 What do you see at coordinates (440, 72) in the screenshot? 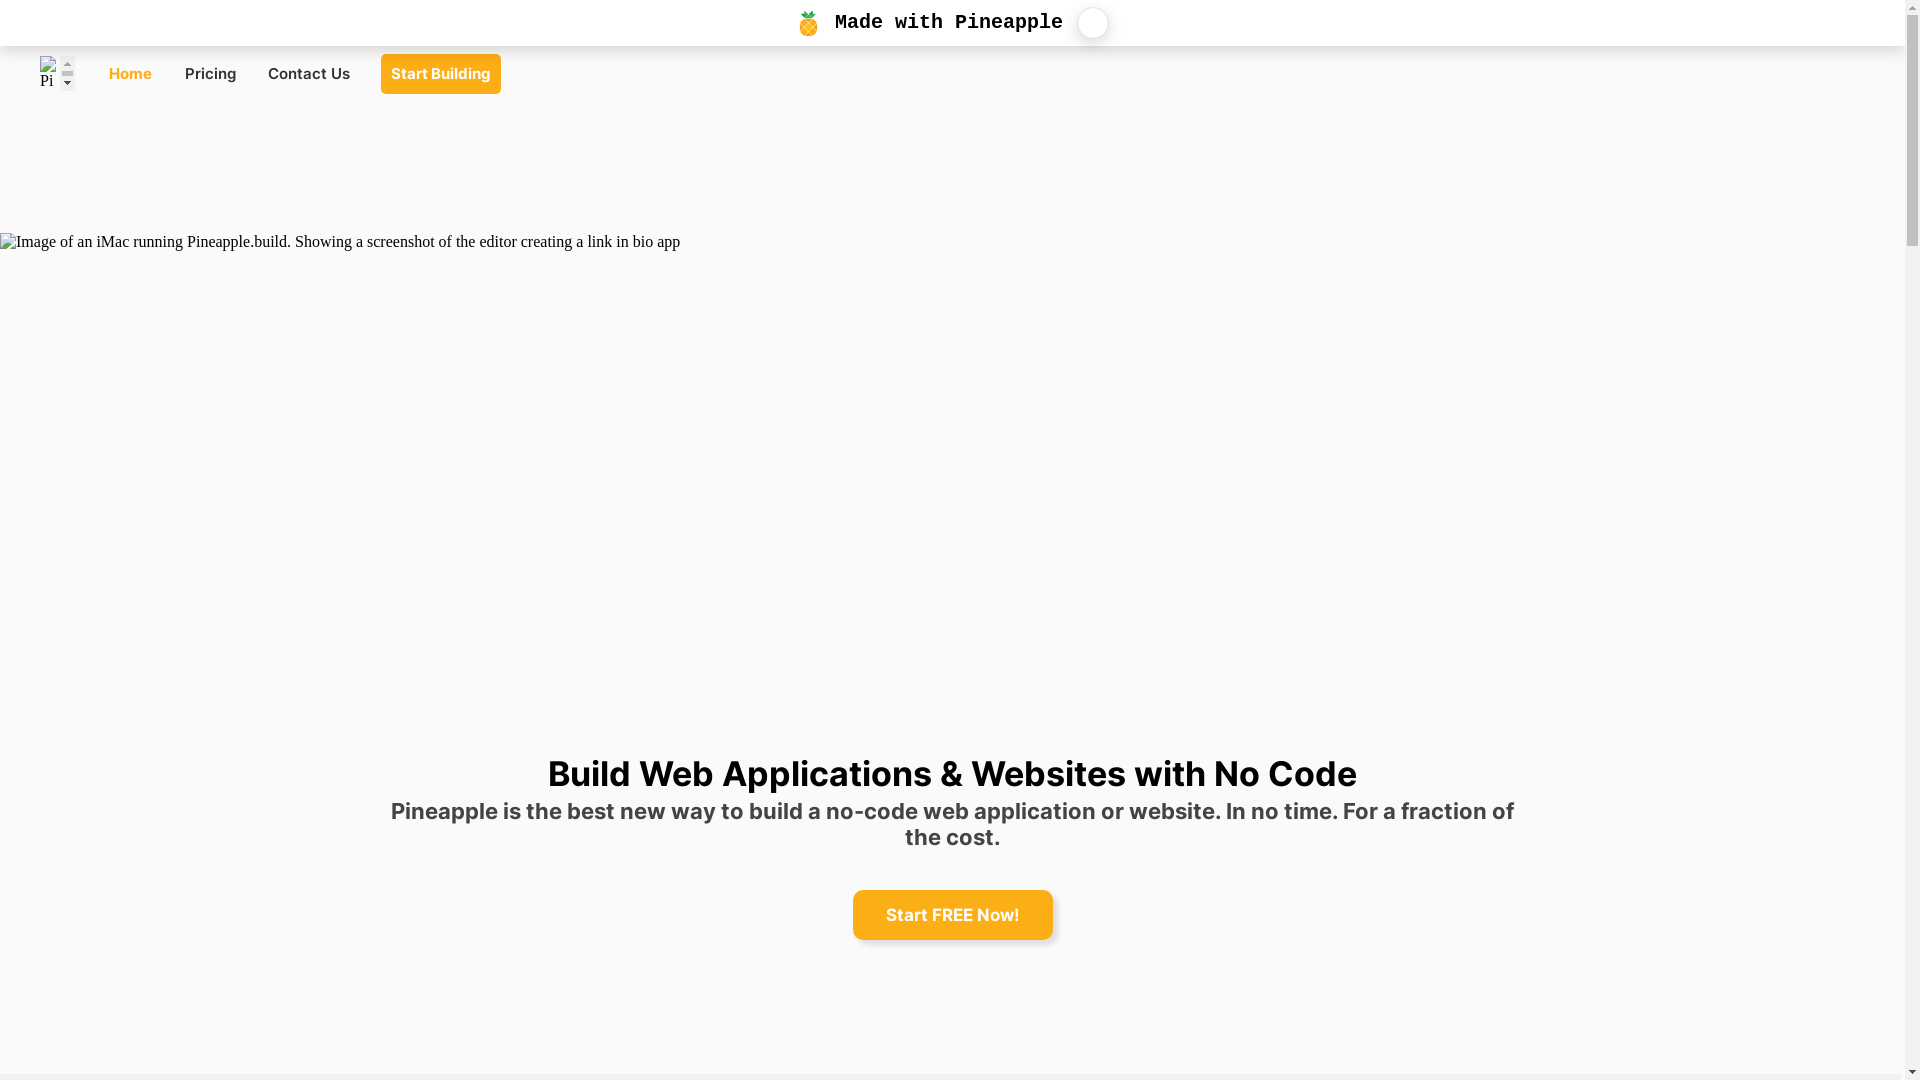
I see `'Start Building'` at bounding box center [440, 72].